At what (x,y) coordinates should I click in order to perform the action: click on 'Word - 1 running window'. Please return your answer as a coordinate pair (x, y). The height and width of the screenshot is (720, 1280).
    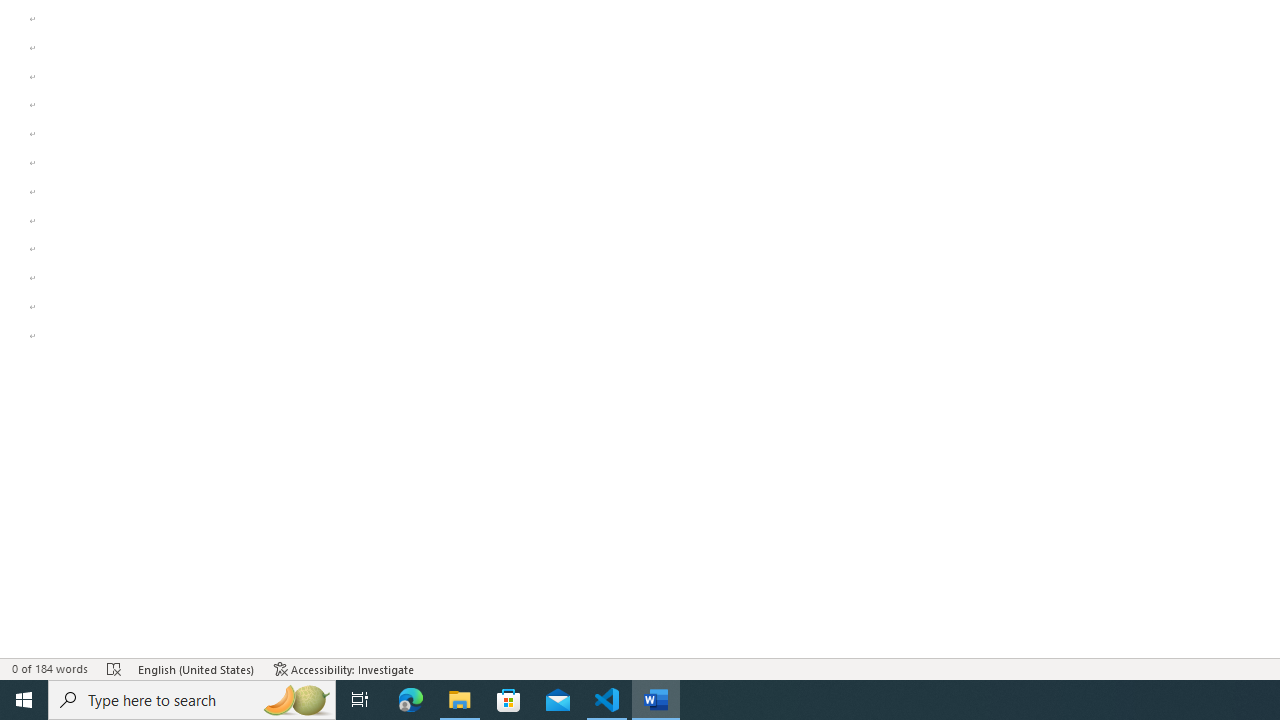
    Looking at the image, I should click on (656, 698).